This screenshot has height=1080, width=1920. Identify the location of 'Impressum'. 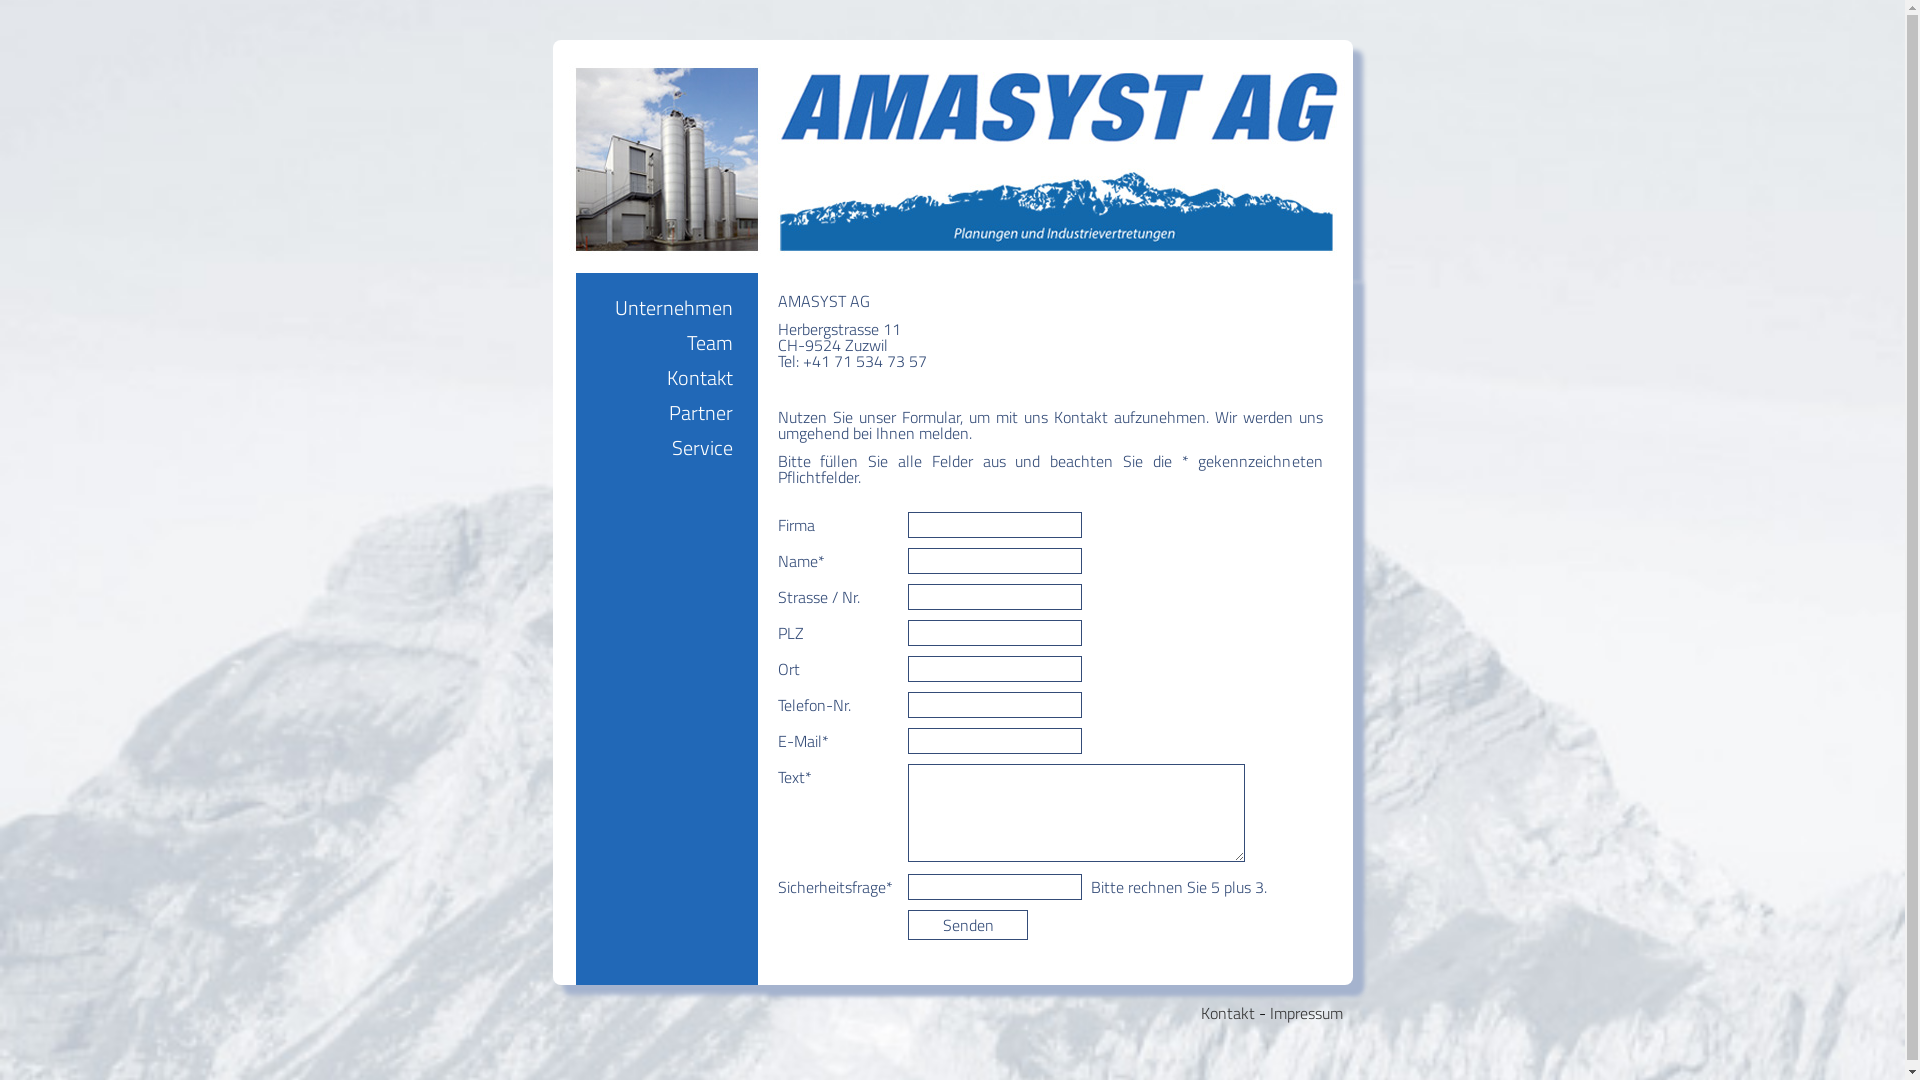
(1306, 1013).